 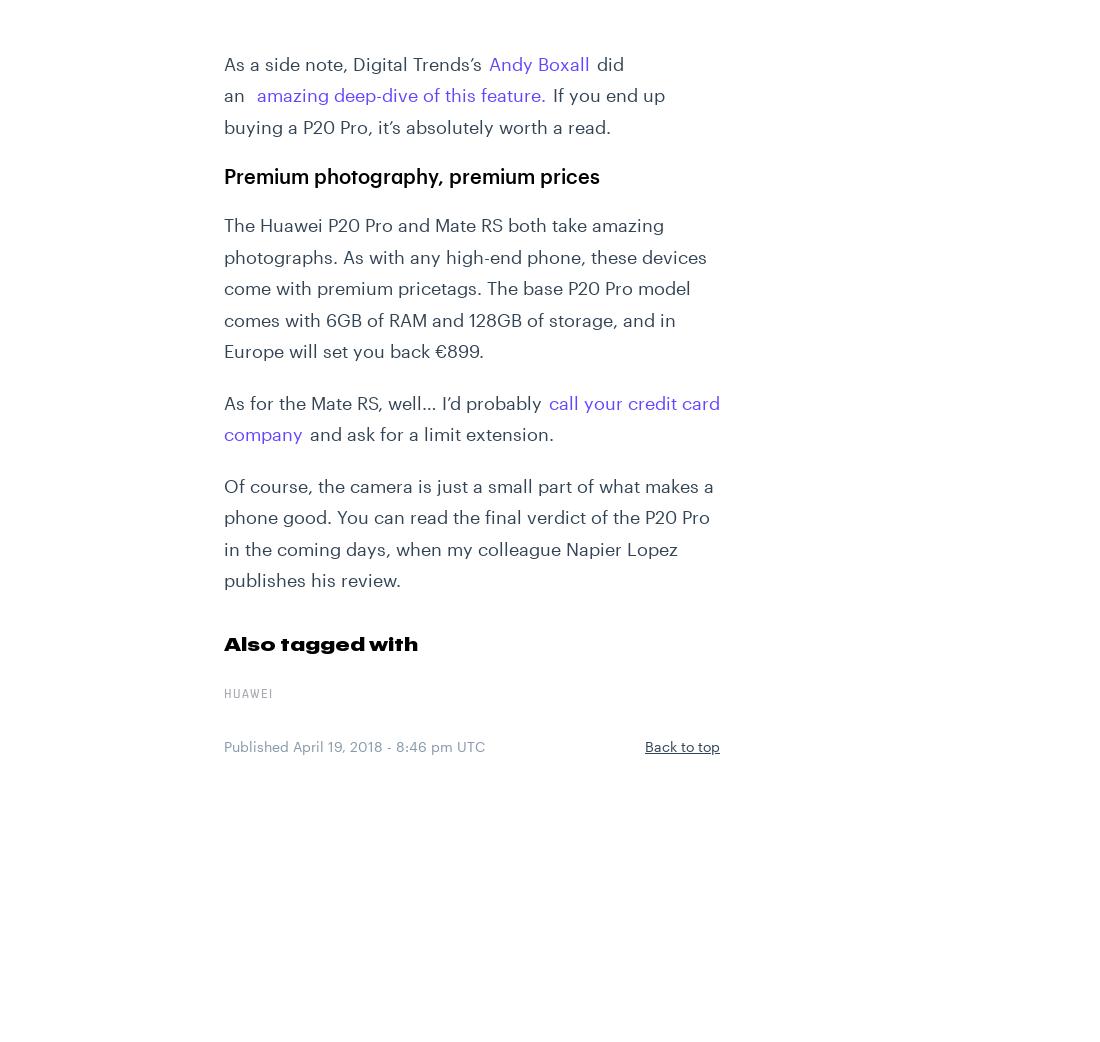 I want to click on 'did an', so click(x=423, y=77).